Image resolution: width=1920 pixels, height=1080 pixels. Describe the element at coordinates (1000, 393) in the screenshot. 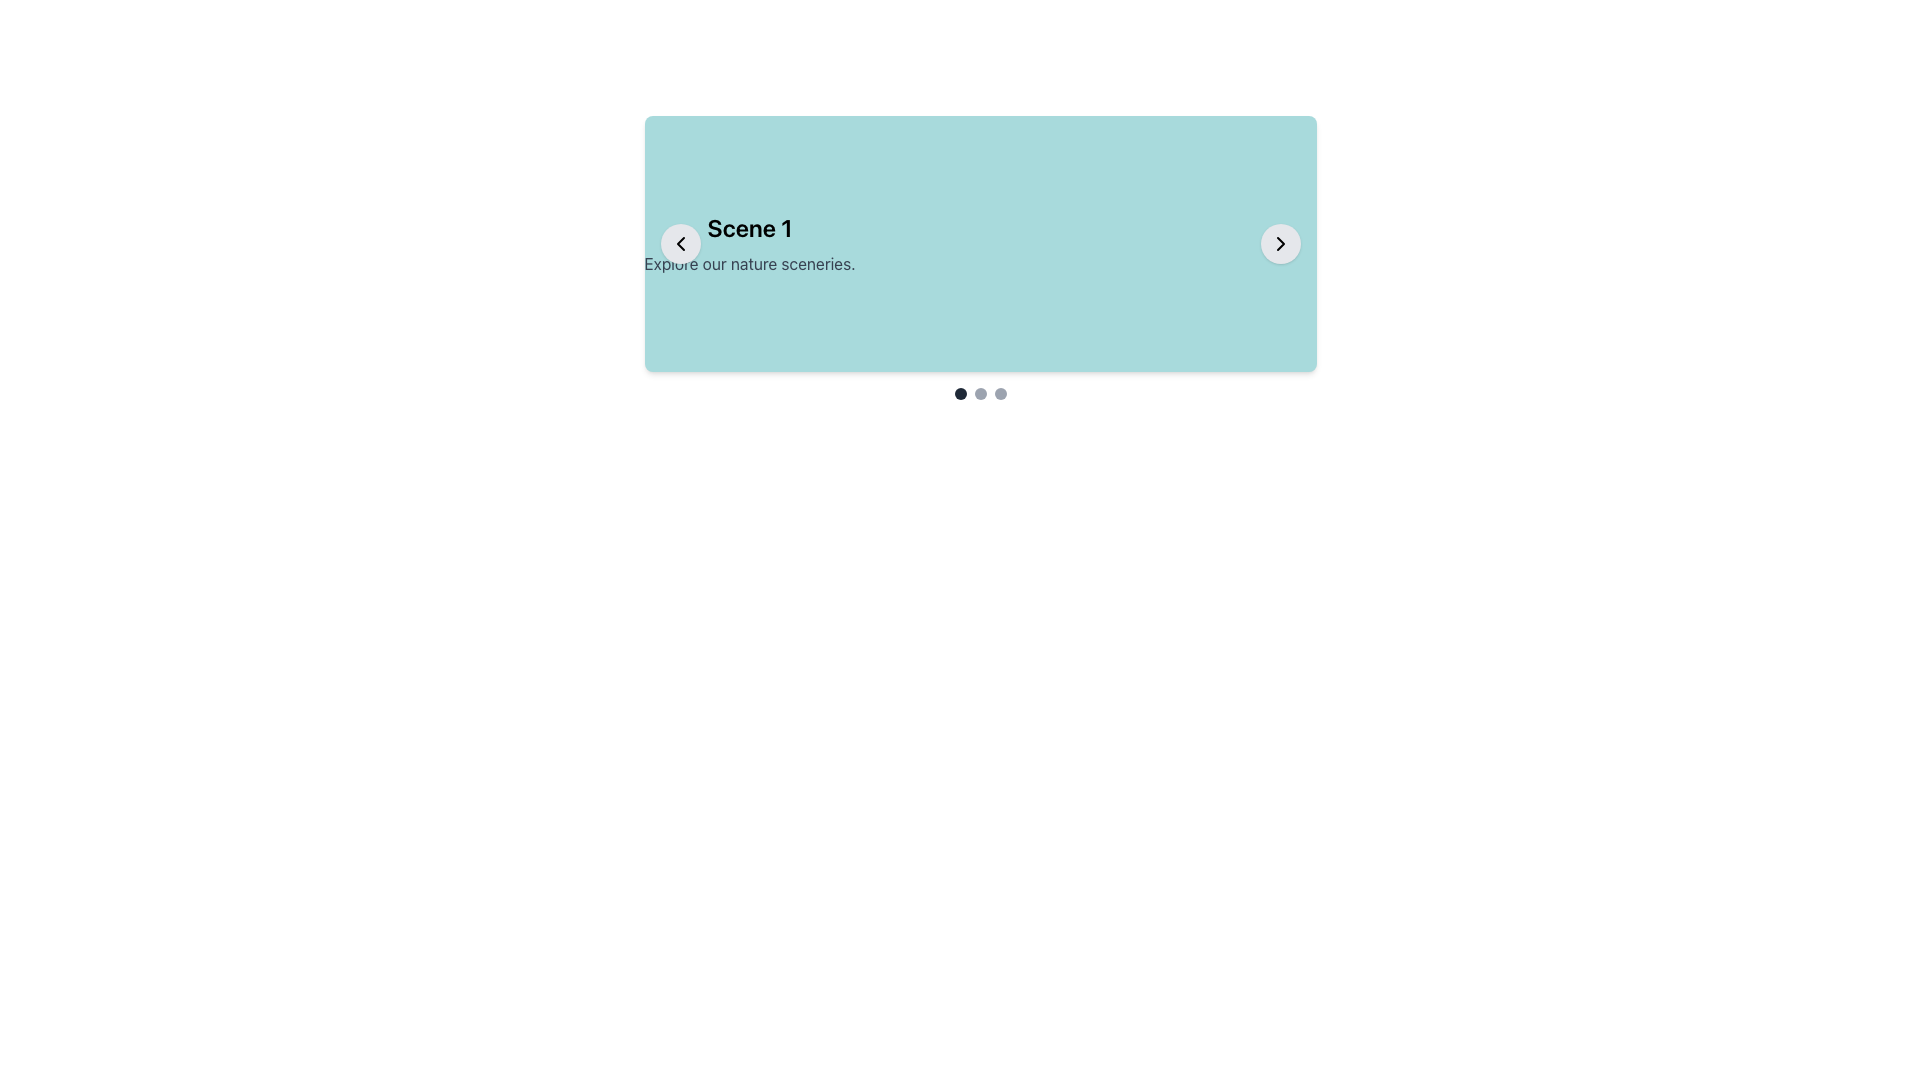

I see `the third gray circular dot of the Navigation Indicator` at that location.